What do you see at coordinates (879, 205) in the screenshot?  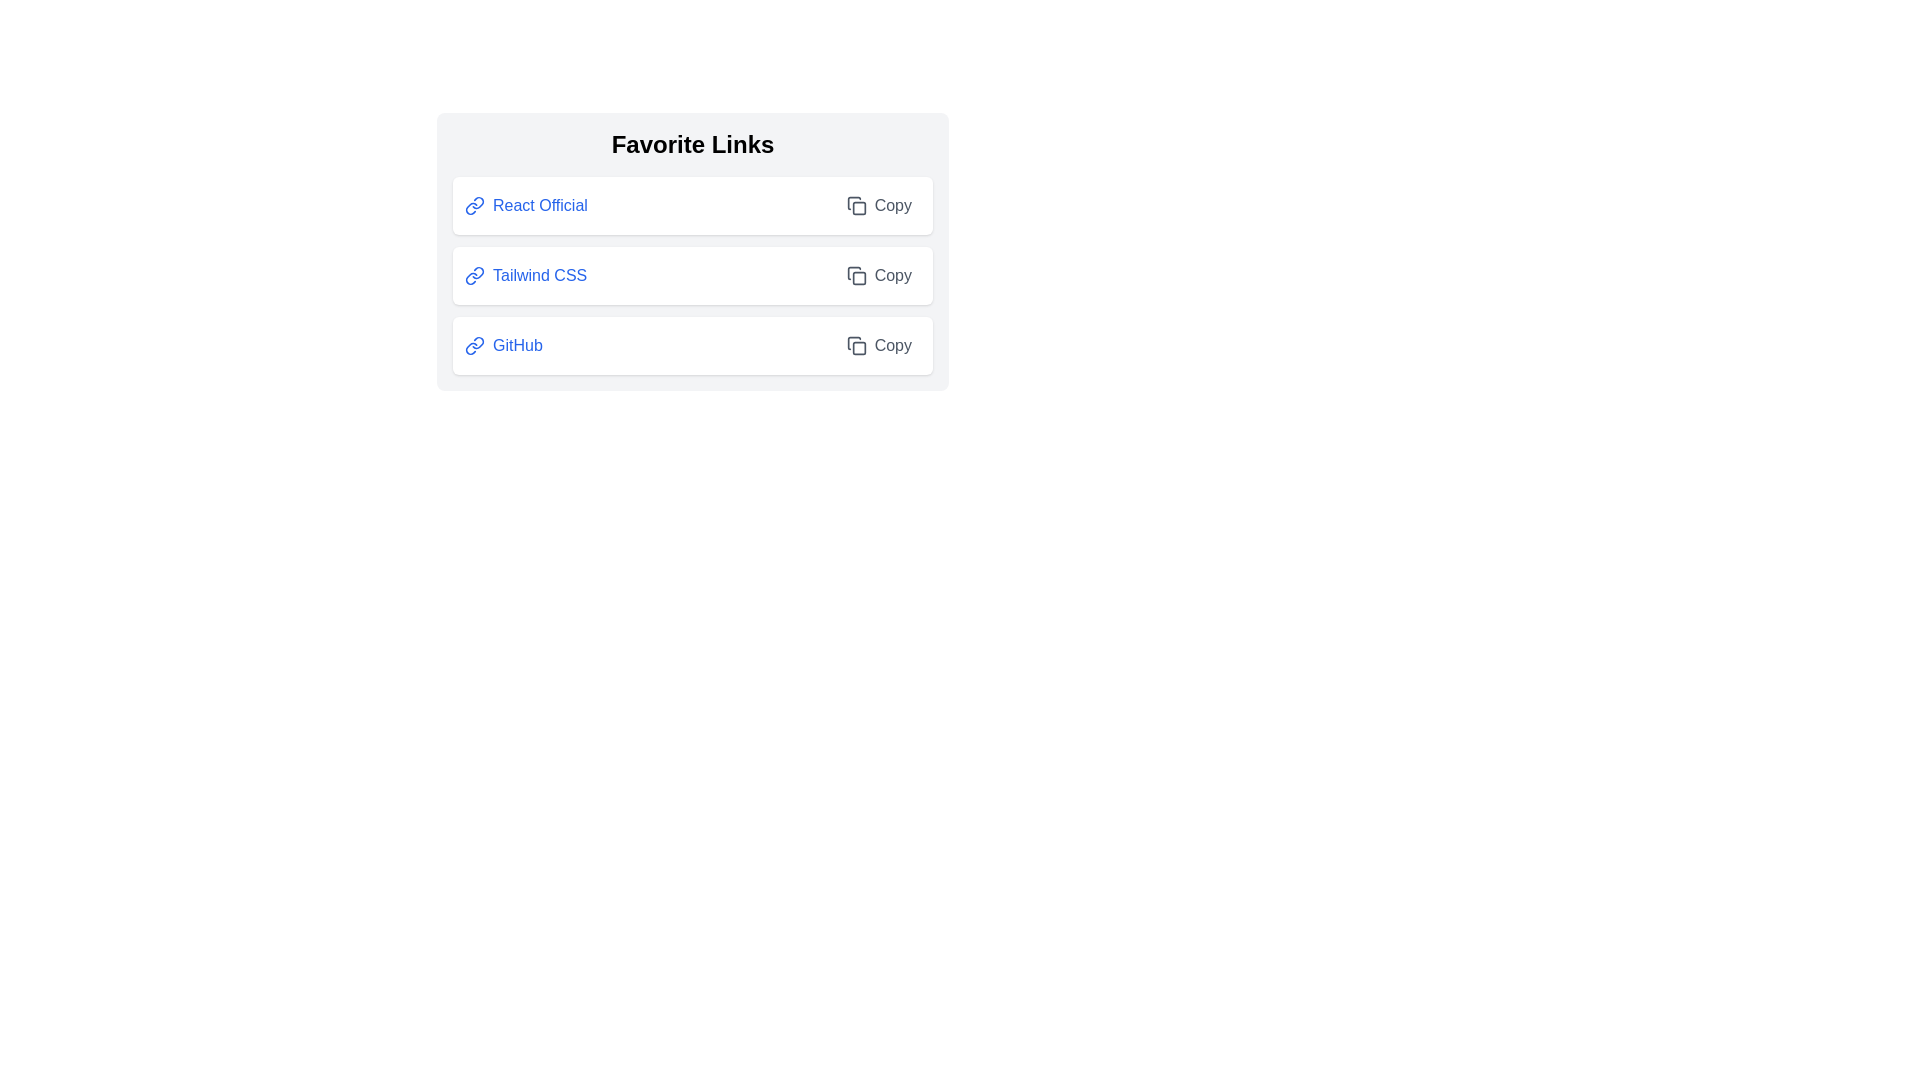 I see `the 'Copy' button associated with the 'React Official' entry in the 'Favorite Links' section` at bounding box center [879, 205].